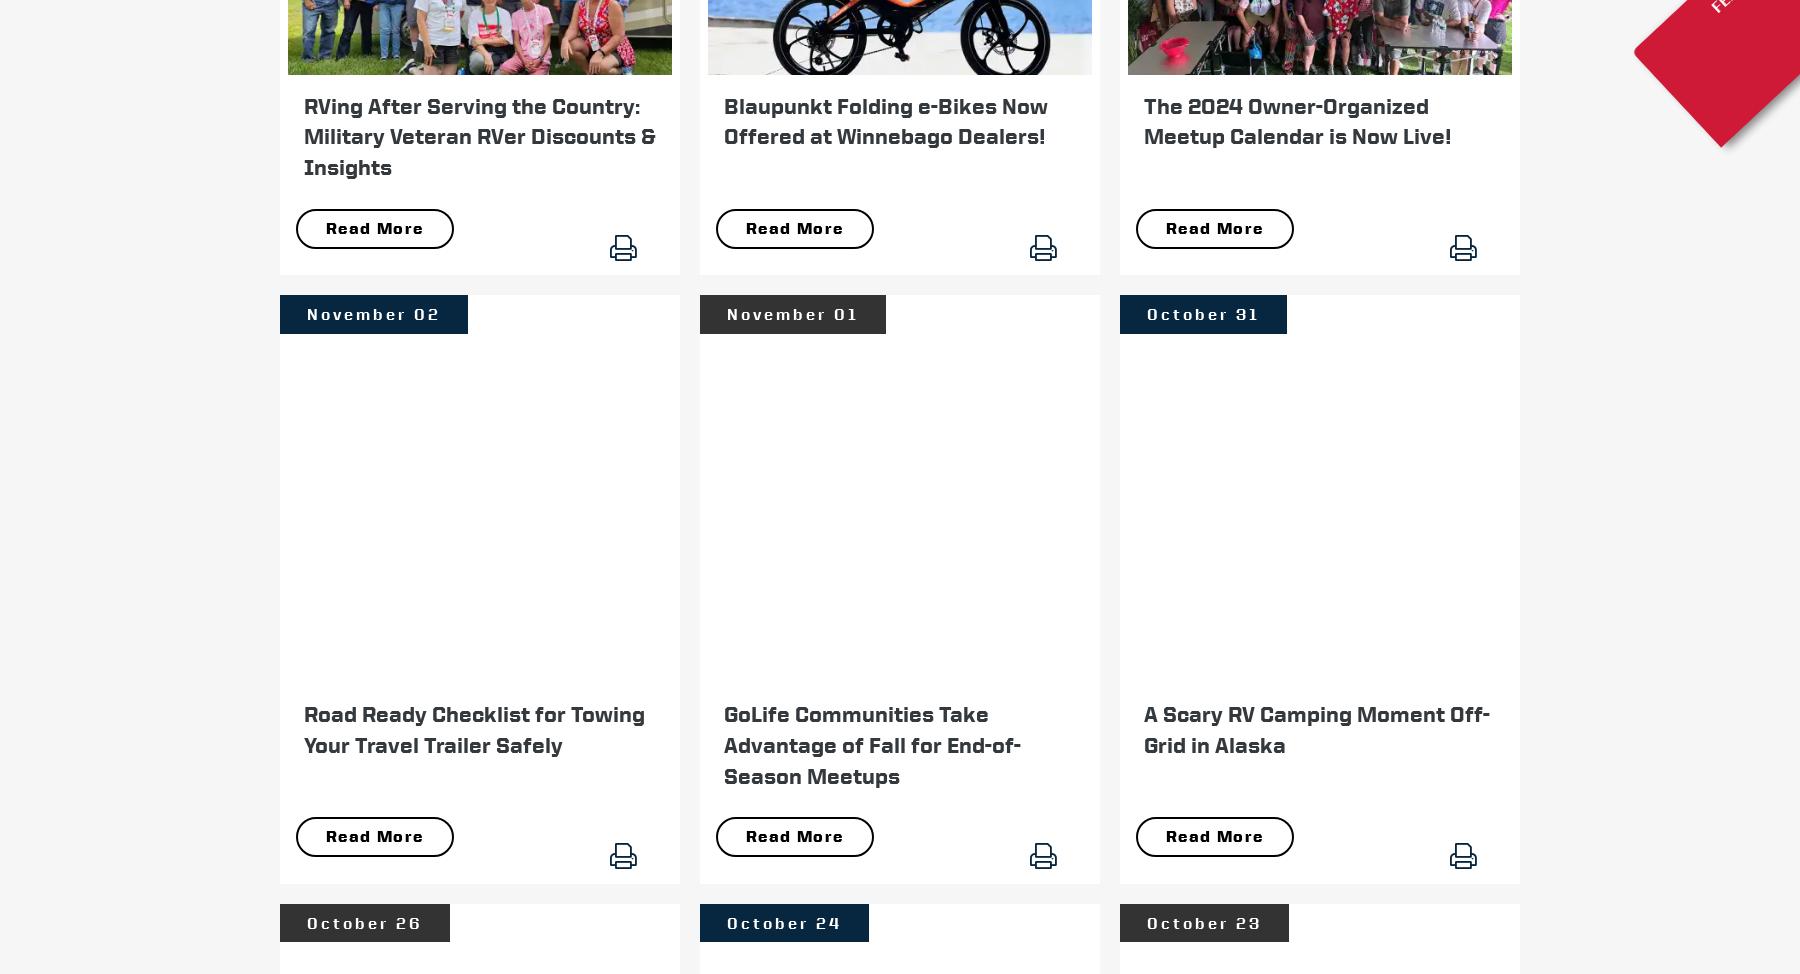  Describe the element at coordinates (478, 134) in the screenshot. I see `'RVing After Serving the Country: Military Veteran RVer Discounts & Insights'` at that location.